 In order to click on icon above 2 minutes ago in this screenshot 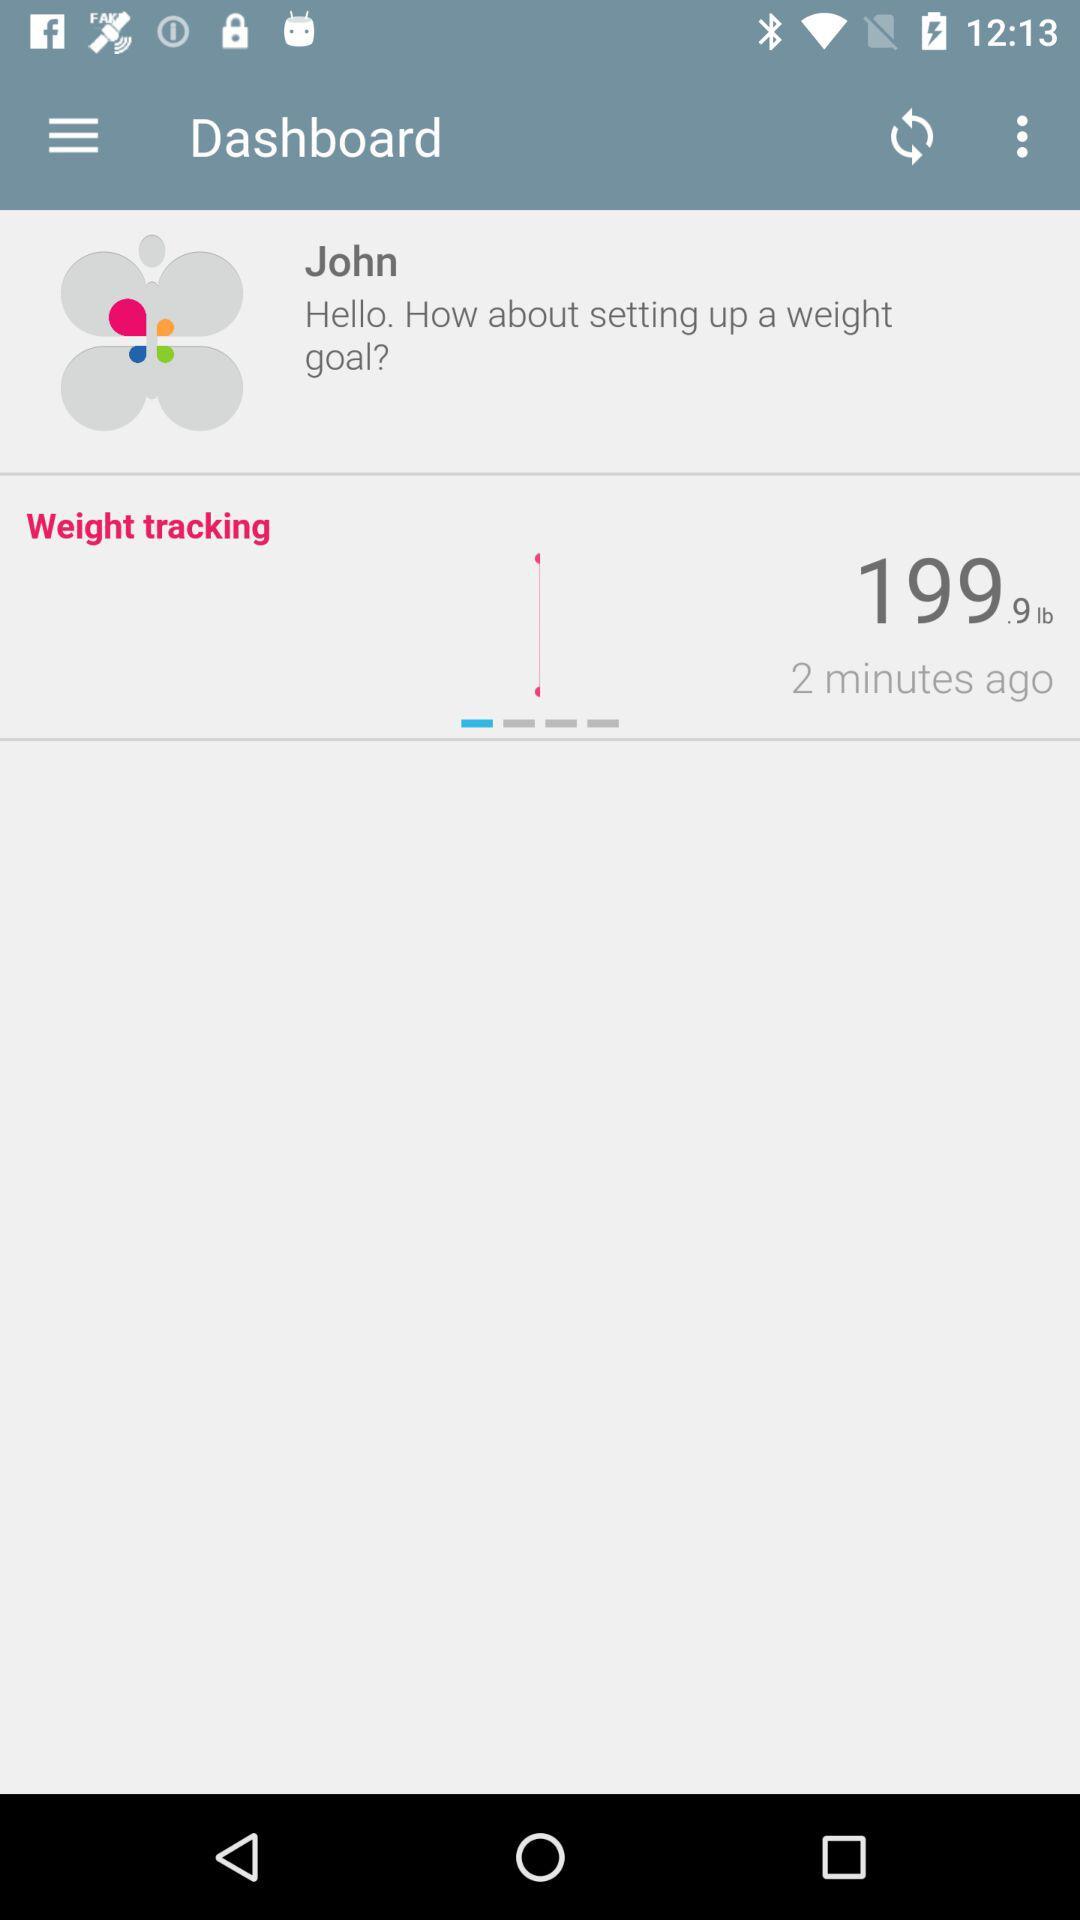, I will do `click(1041, 615)`.